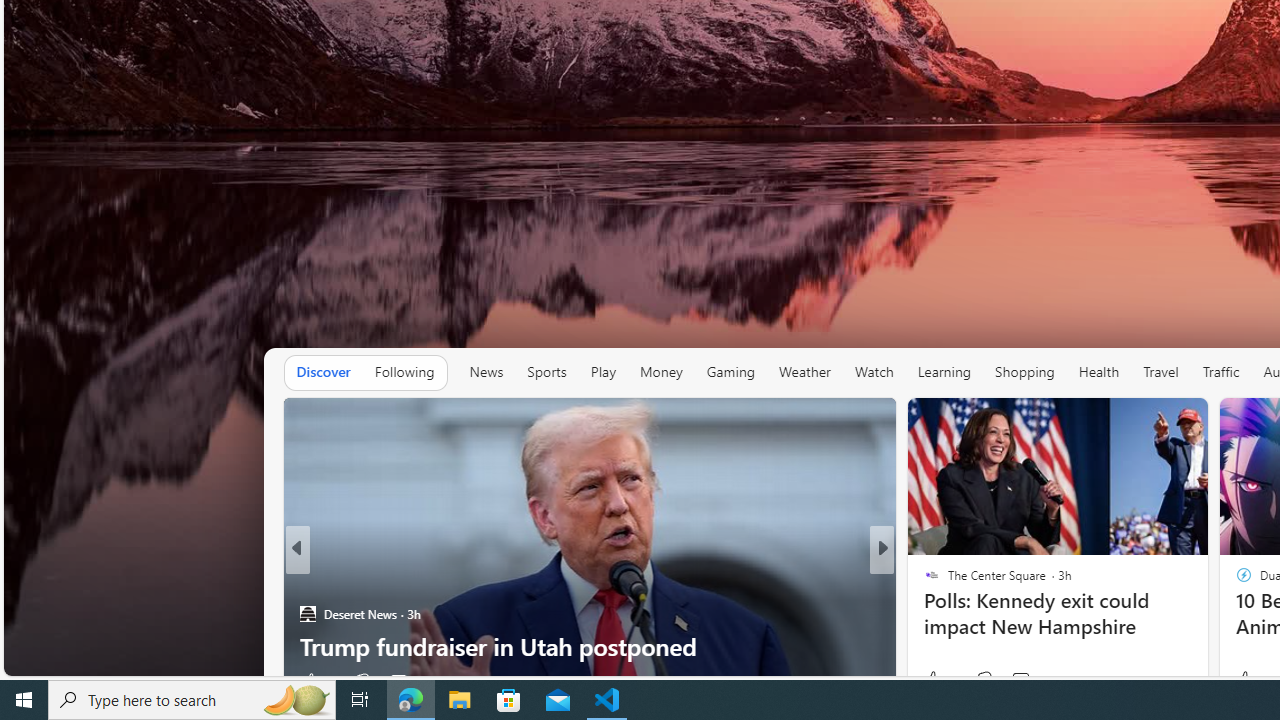 The width and height of the screenshot is (1280, 720). I want to click on 'Cryptopolitan', so click(922, 581).